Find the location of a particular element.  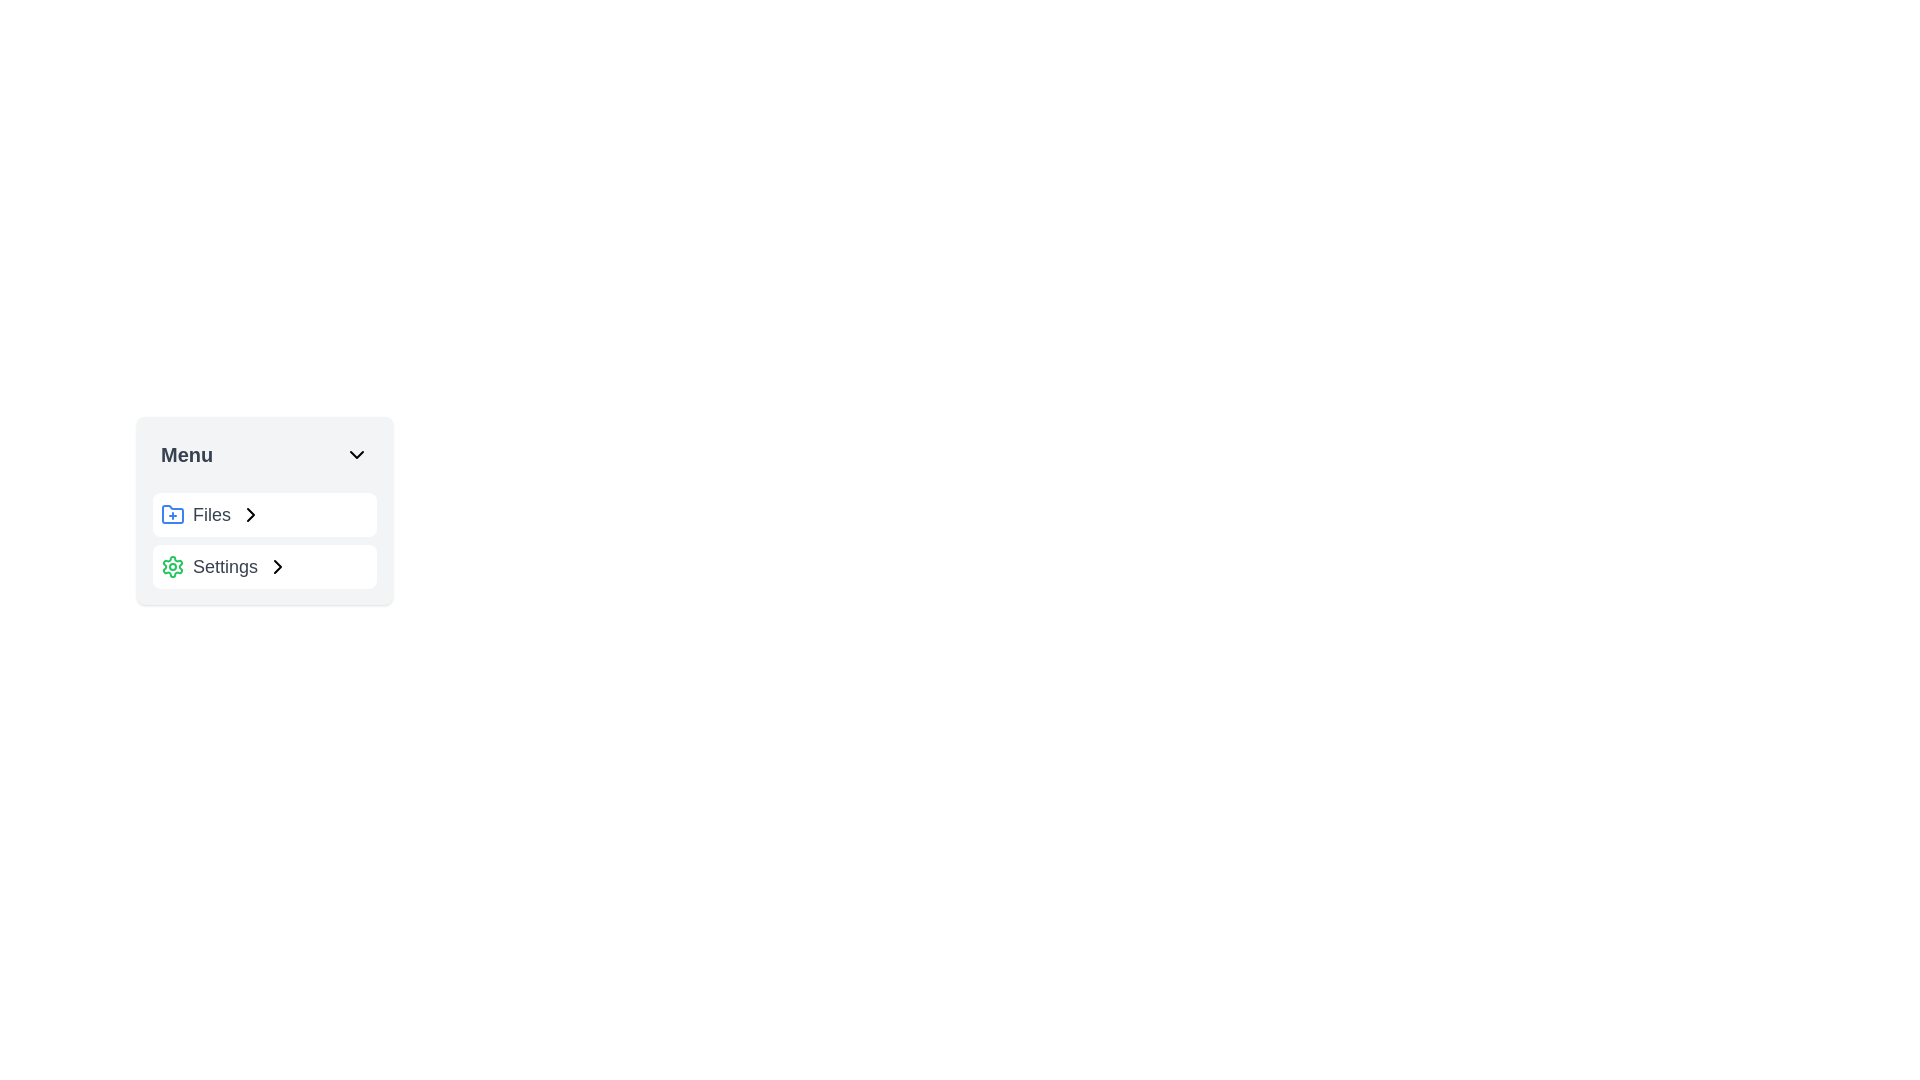

the Dropdown trigger icon located to the far right of the 'Menu' text is located at coordinates (356, 455).